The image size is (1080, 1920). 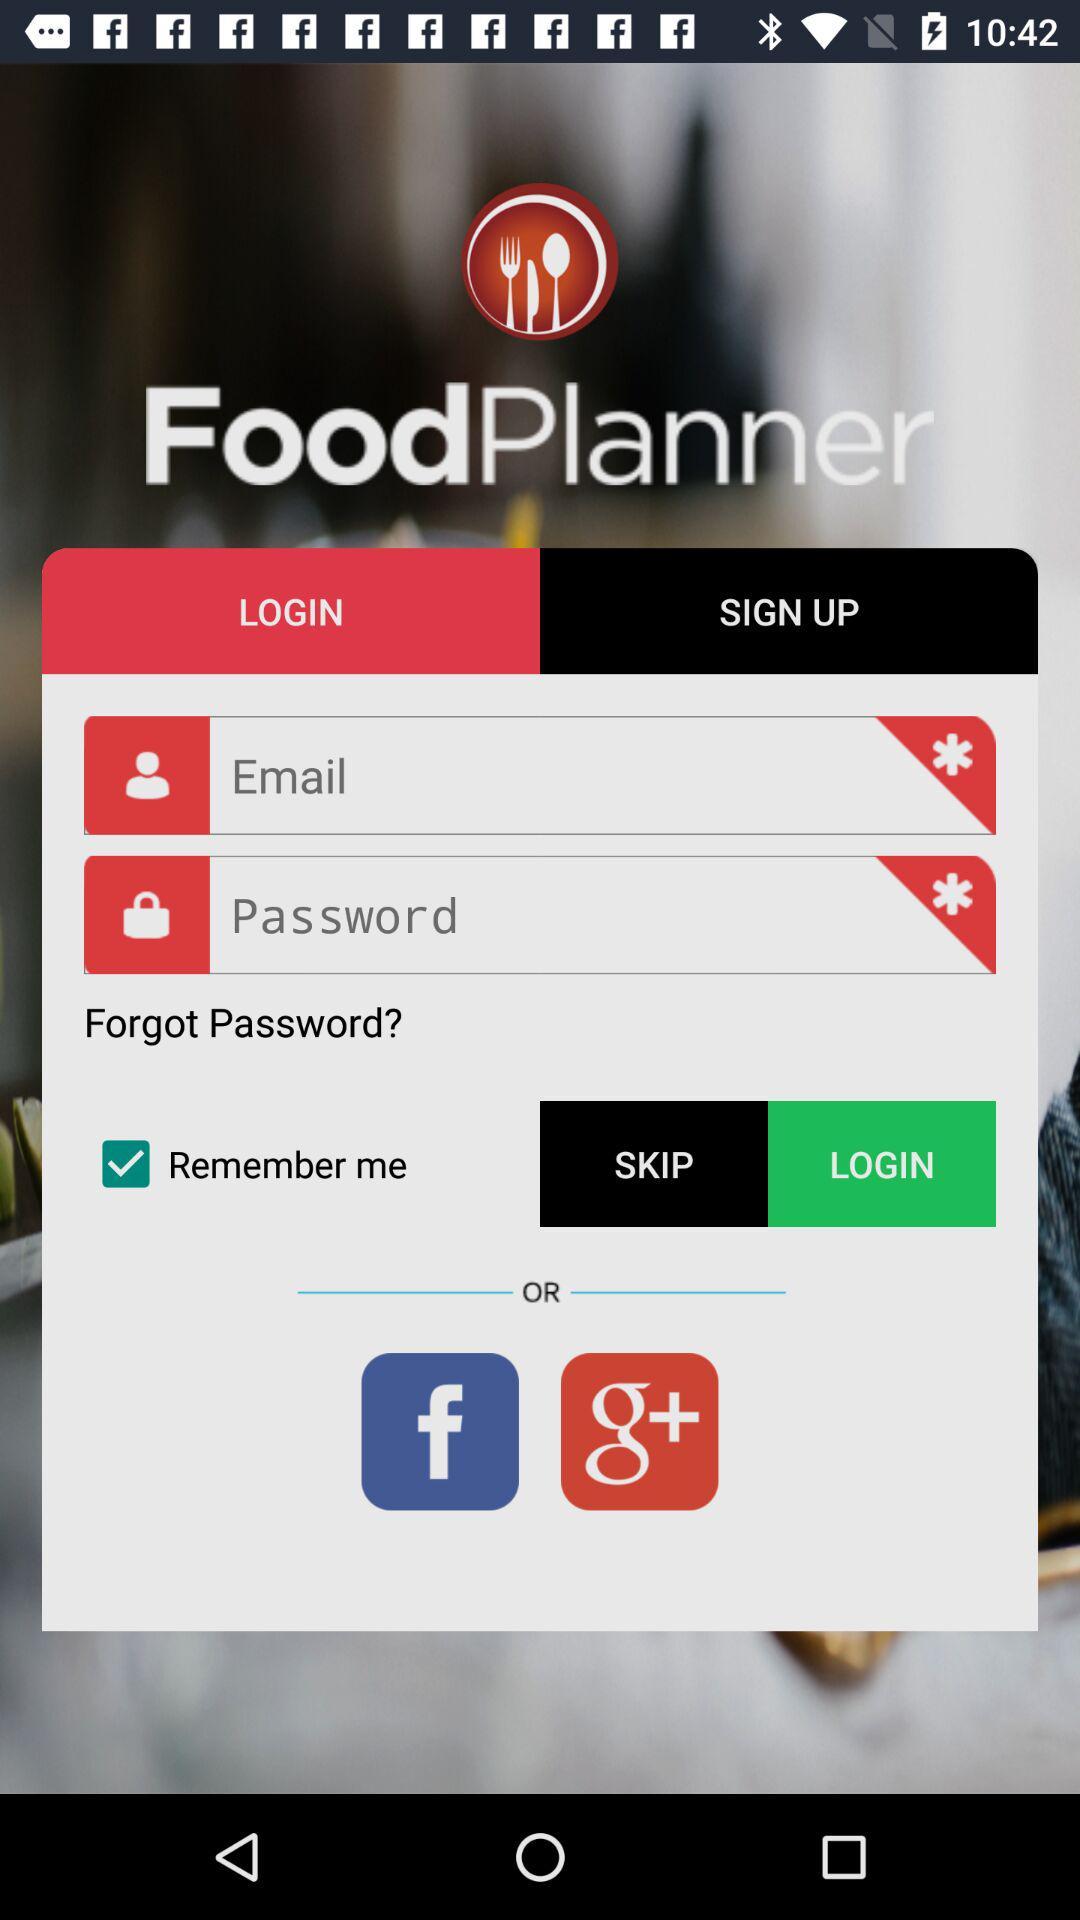 I want to click on type password bar, so click(x=540, y=914).